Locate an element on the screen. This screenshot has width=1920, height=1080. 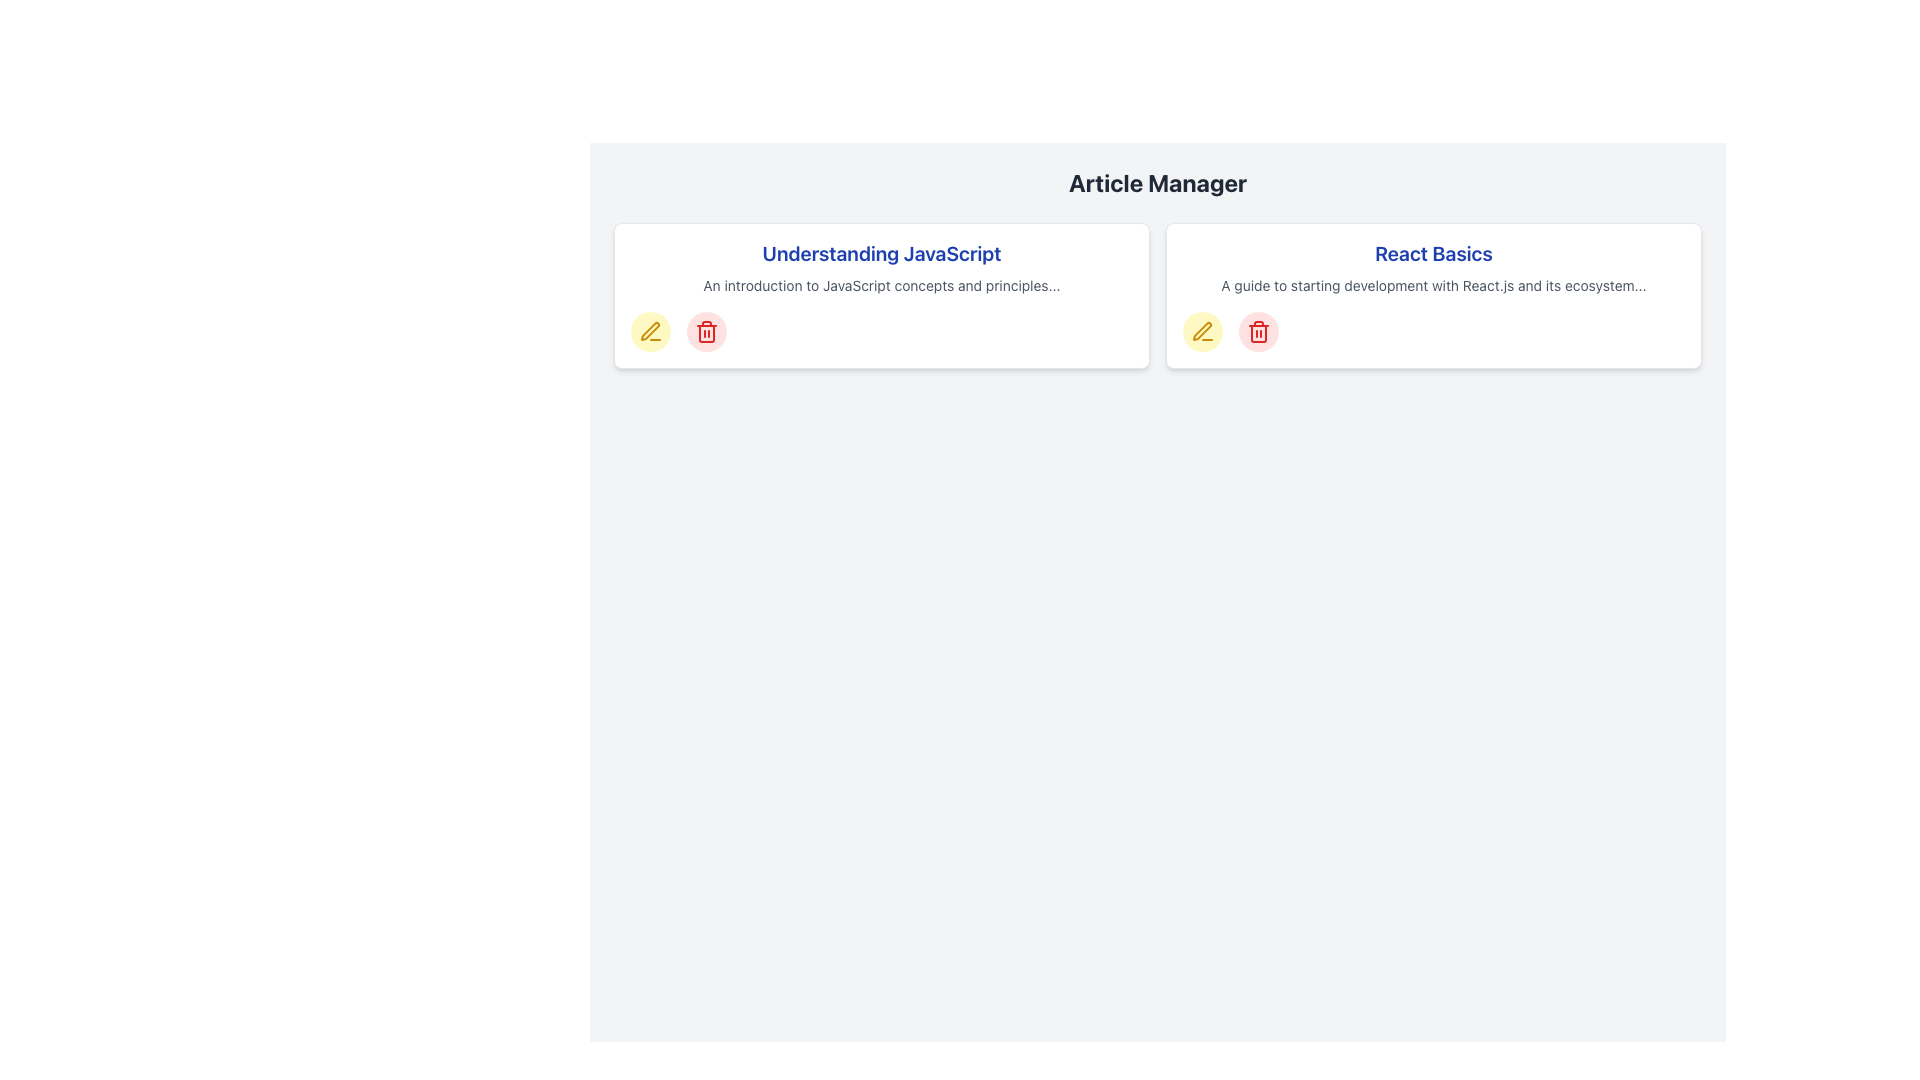
the title text element that serves as the heading for the associated content within the card layout is located at coordinates (881, 253).